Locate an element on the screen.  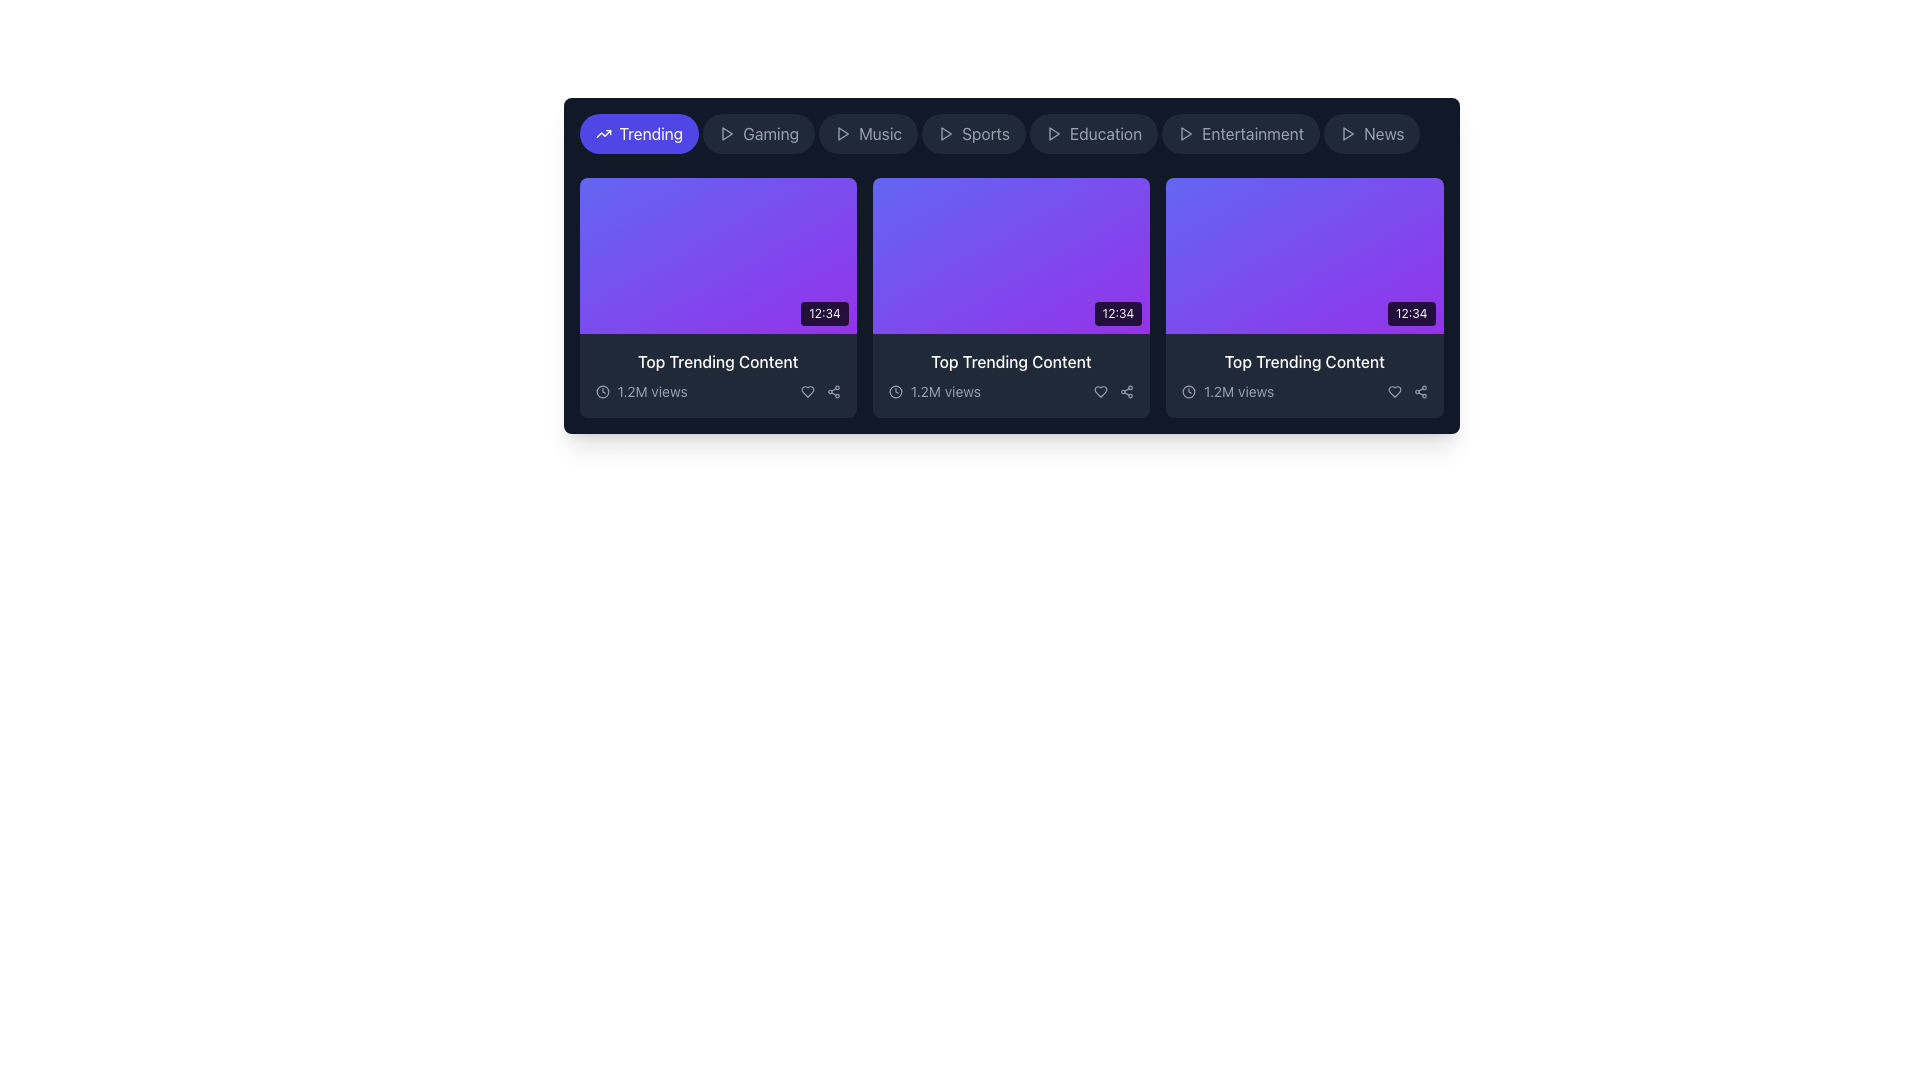
view count information from the text label displaying '1.2M views', which is styled in light color against a dark background and positioned near a clock icon below the 'Top Trending Content' card is located at coordinates (944, 391).